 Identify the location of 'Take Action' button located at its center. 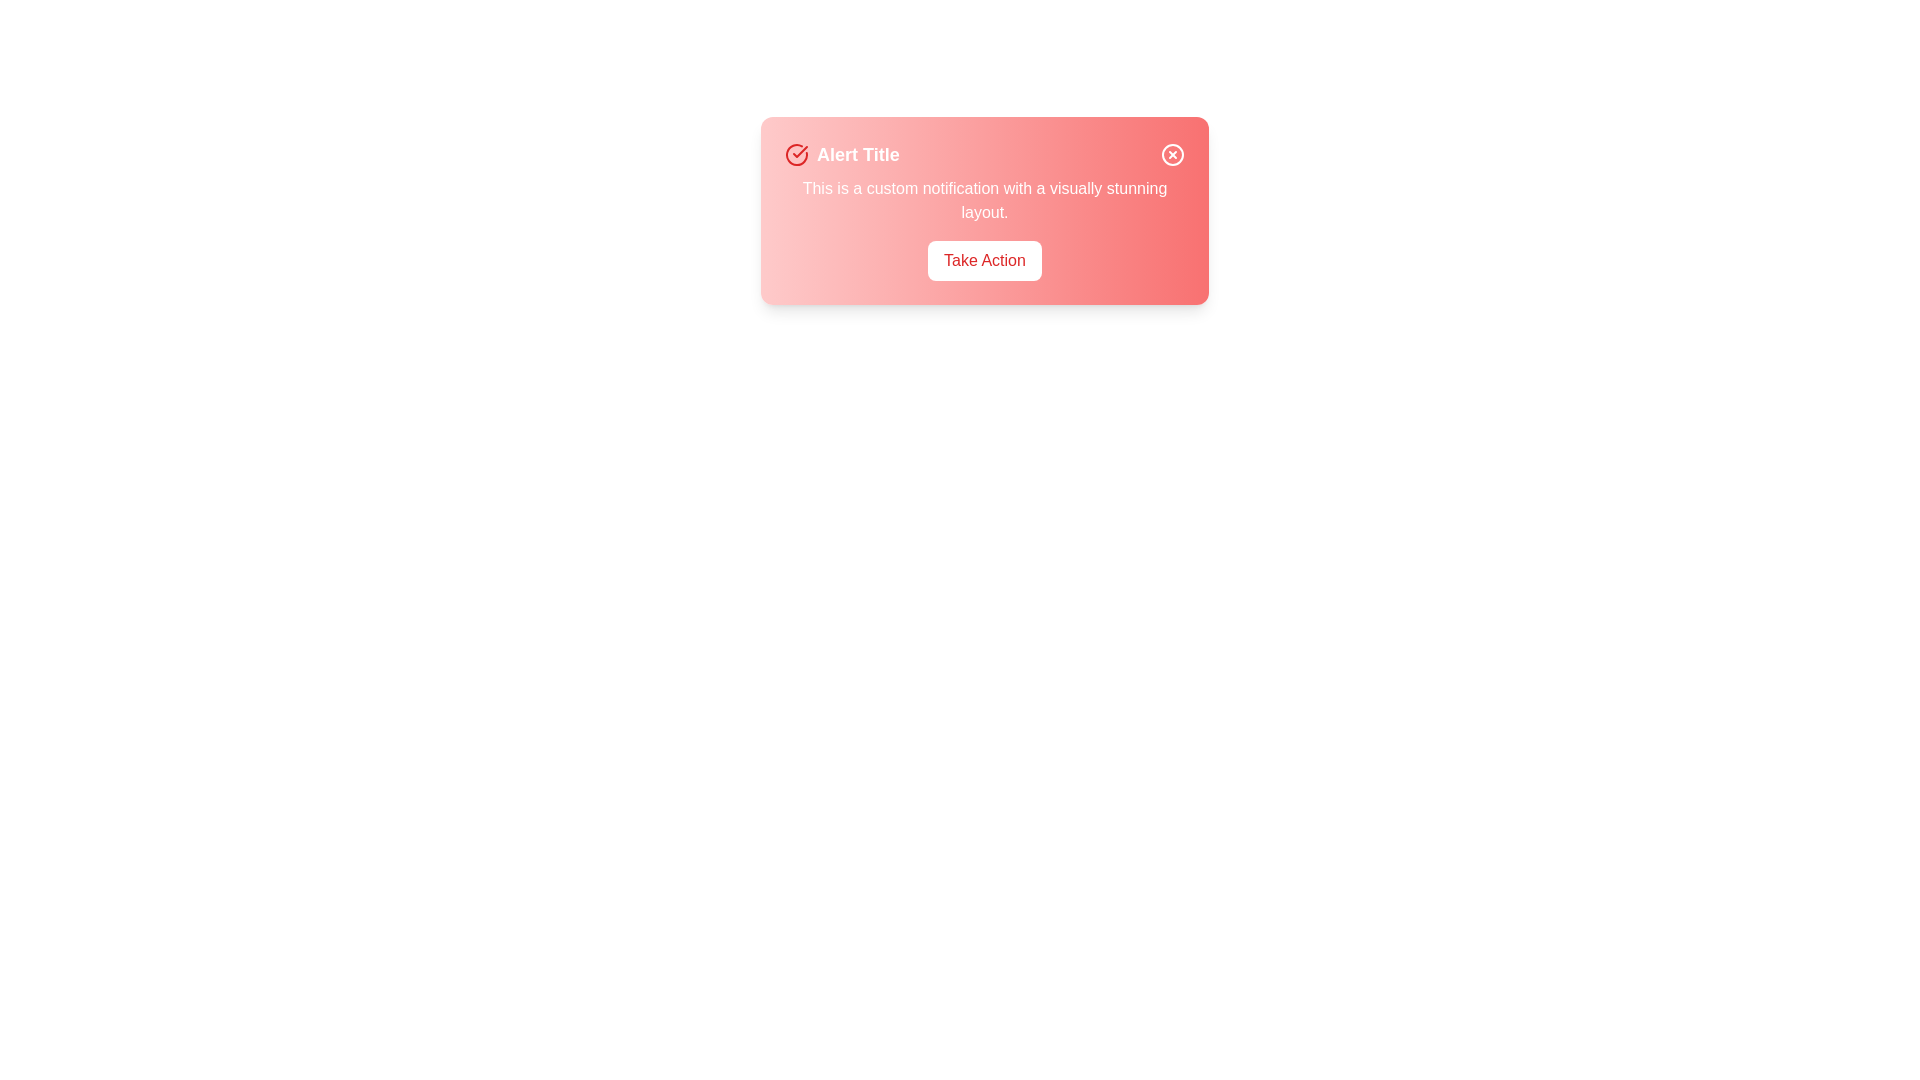
(983, 260).